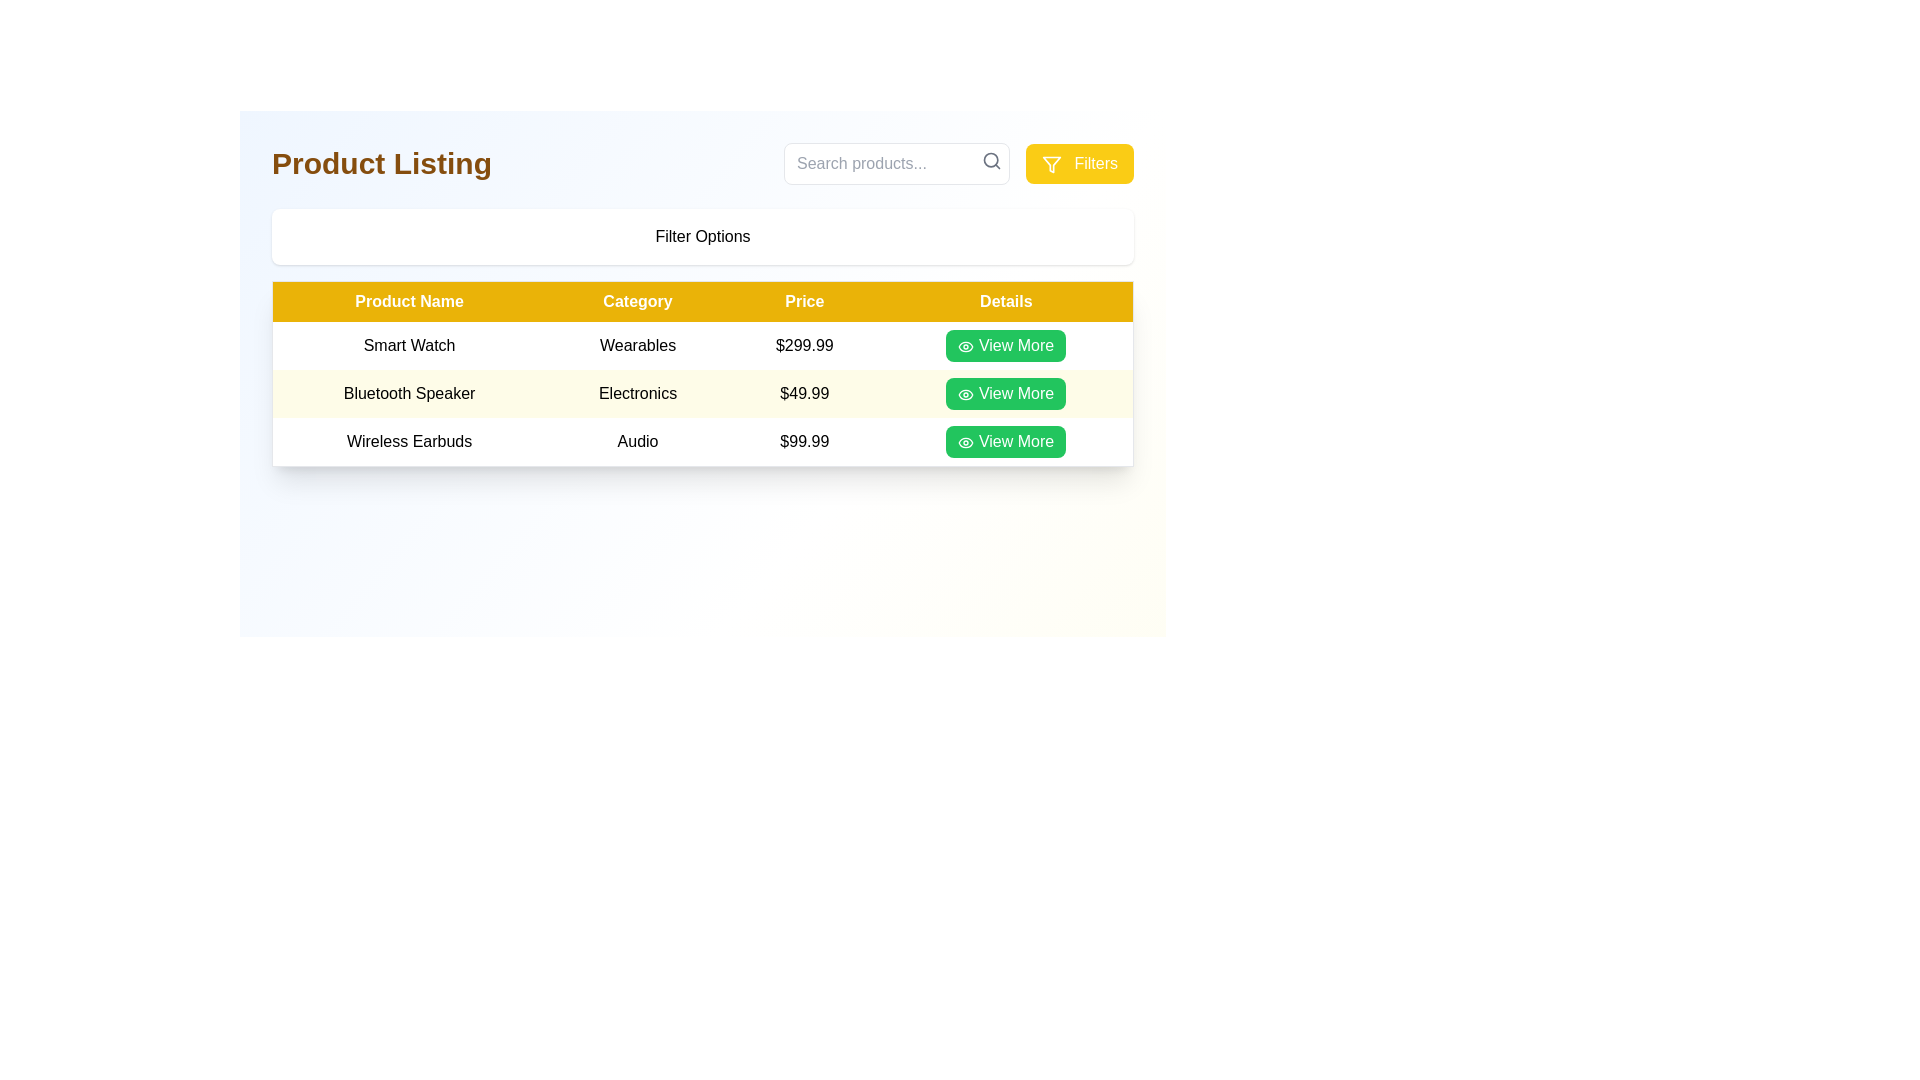  What do you see at coordinates (804, 345) in the screenshot?
I see `the non-interactive price text element located in the third column under the 'Price' header, aligned with 'Smart Watch' and 'Wearables', positioned between the 'Wearables' category text and the 'View More' button in the first row` at bounding box center [804, 345].